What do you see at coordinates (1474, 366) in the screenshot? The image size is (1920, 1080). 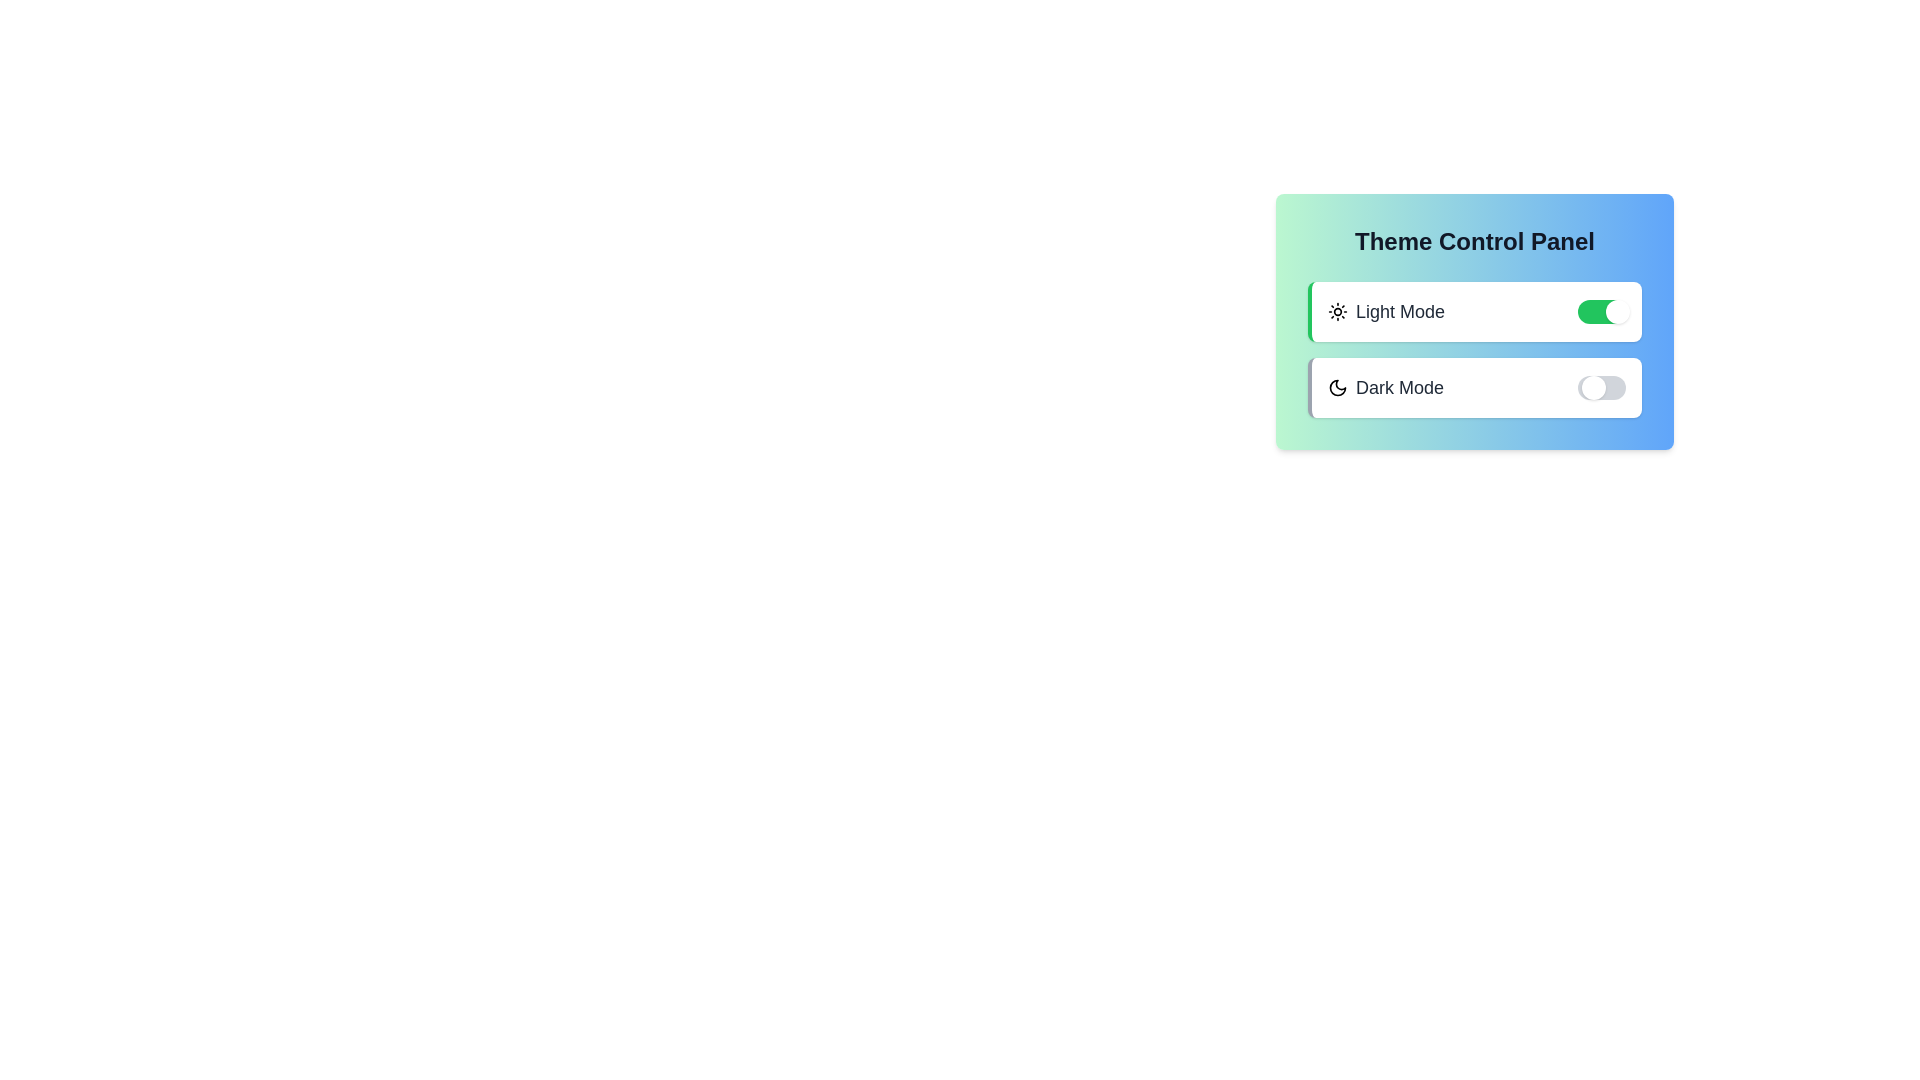 I see `the background area of the panel` at bounding box center [1474, 366].